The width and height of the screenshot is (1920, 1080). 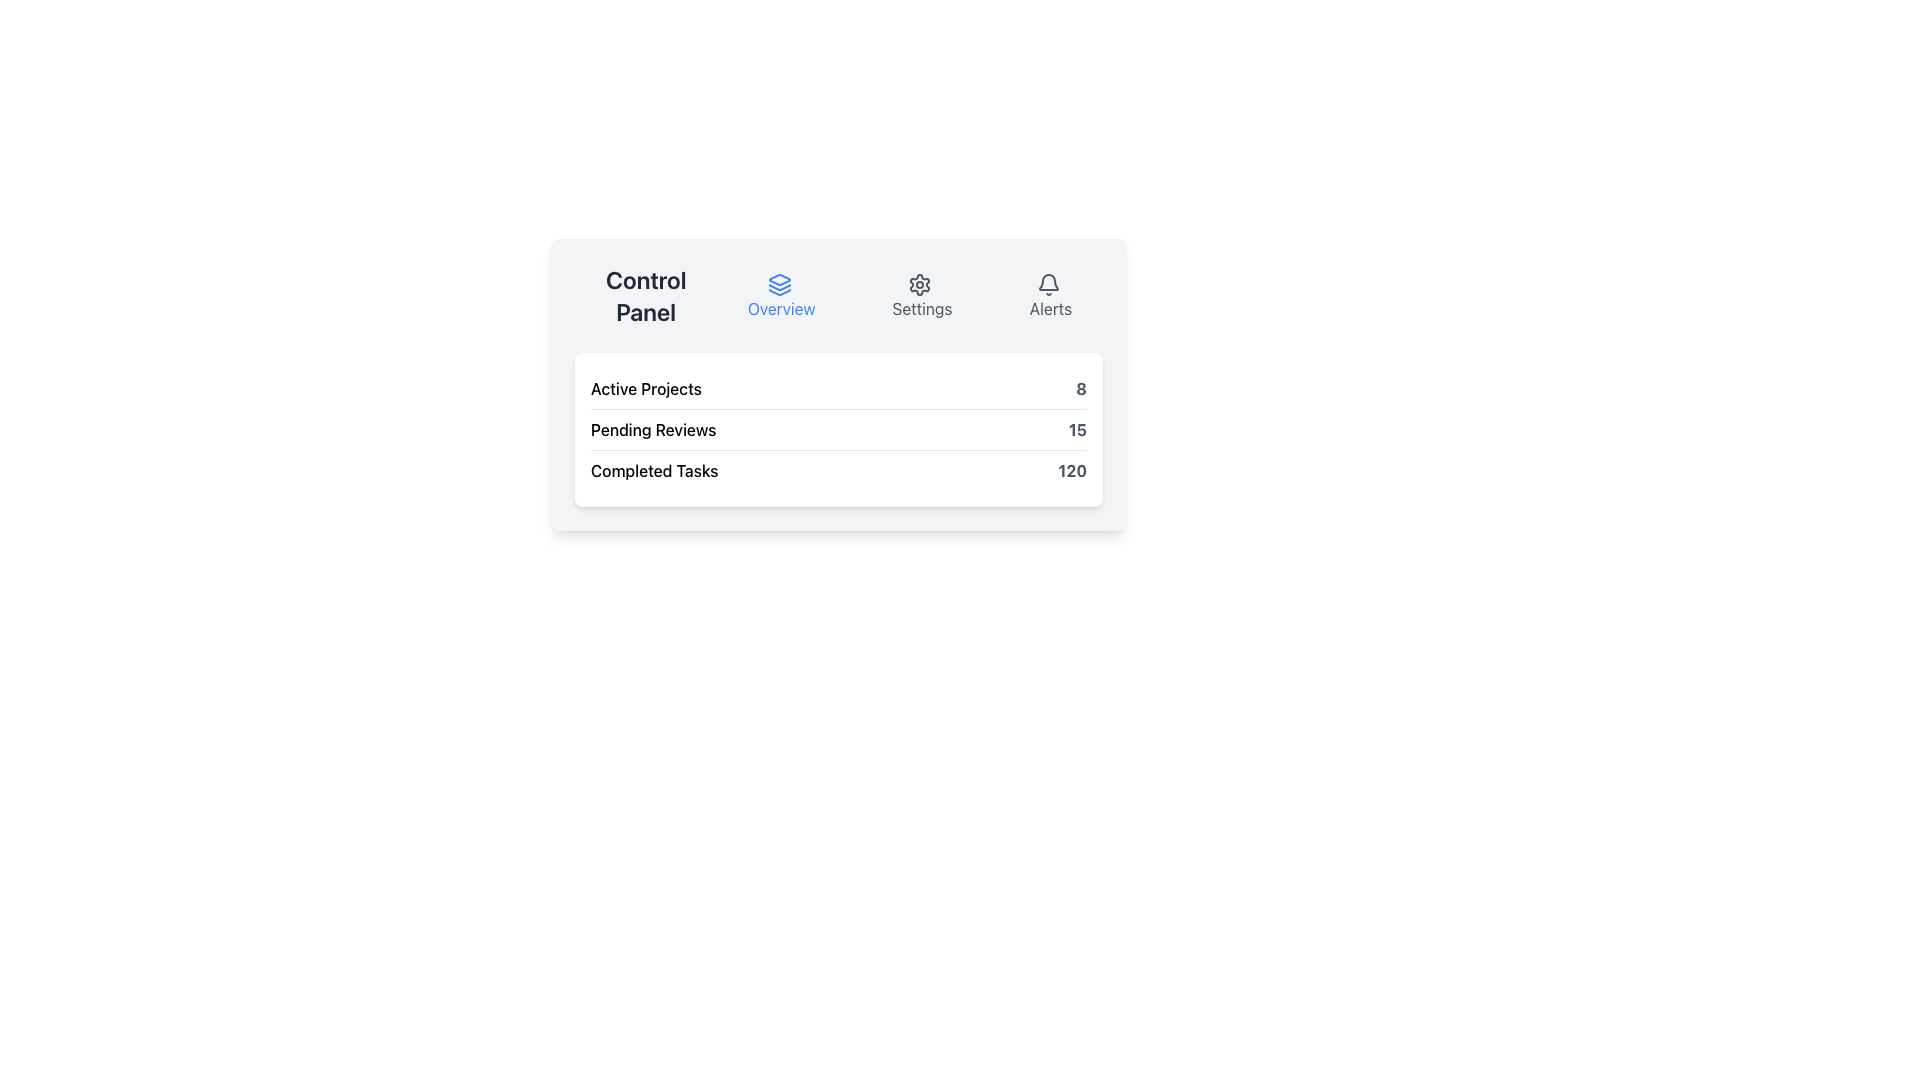 I want to click on the Text Label that displays the title 'Active Projects', which is located in the upper-left section of the row containing the number '8', so click(x=646, y=388).